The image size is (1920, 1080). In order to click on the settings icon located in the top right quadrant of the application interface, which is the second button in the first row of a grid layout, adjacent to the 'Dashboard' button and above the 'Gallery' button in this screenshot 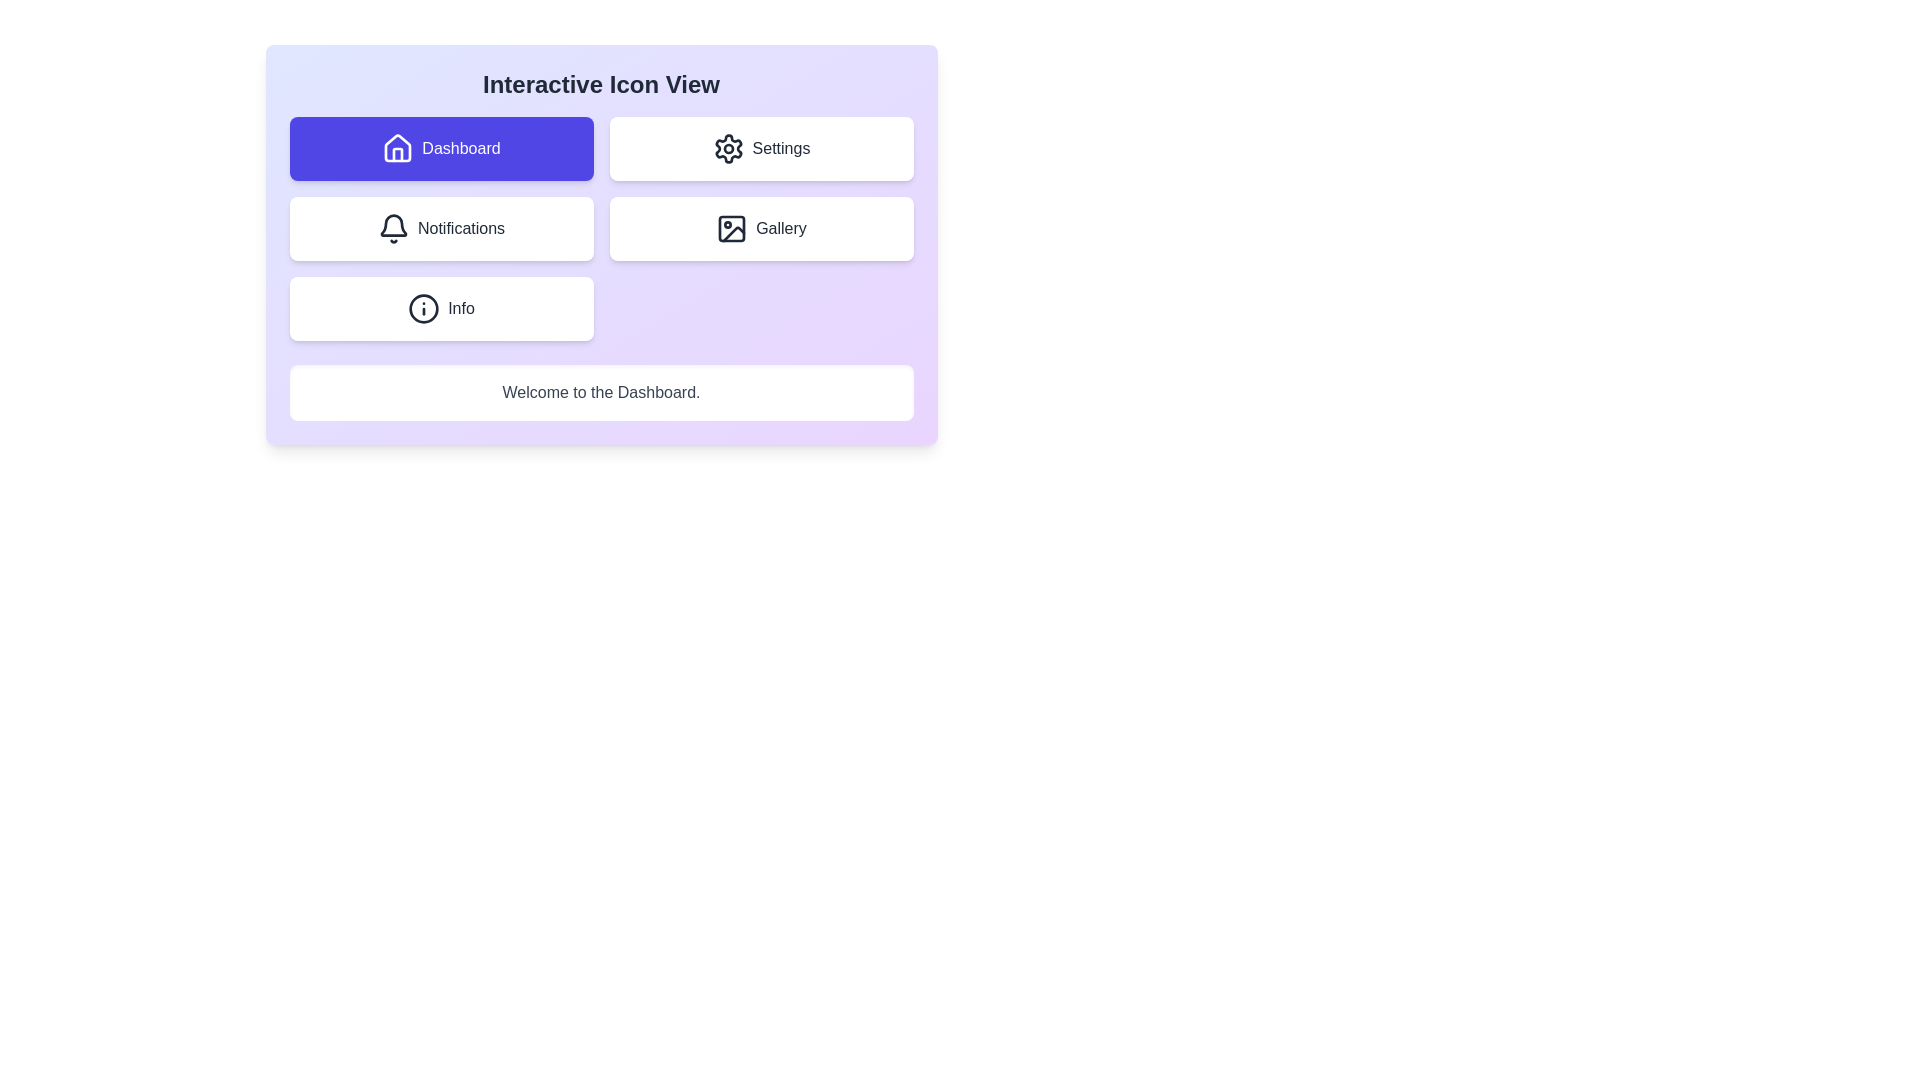, I will do `click(727, 148)`.